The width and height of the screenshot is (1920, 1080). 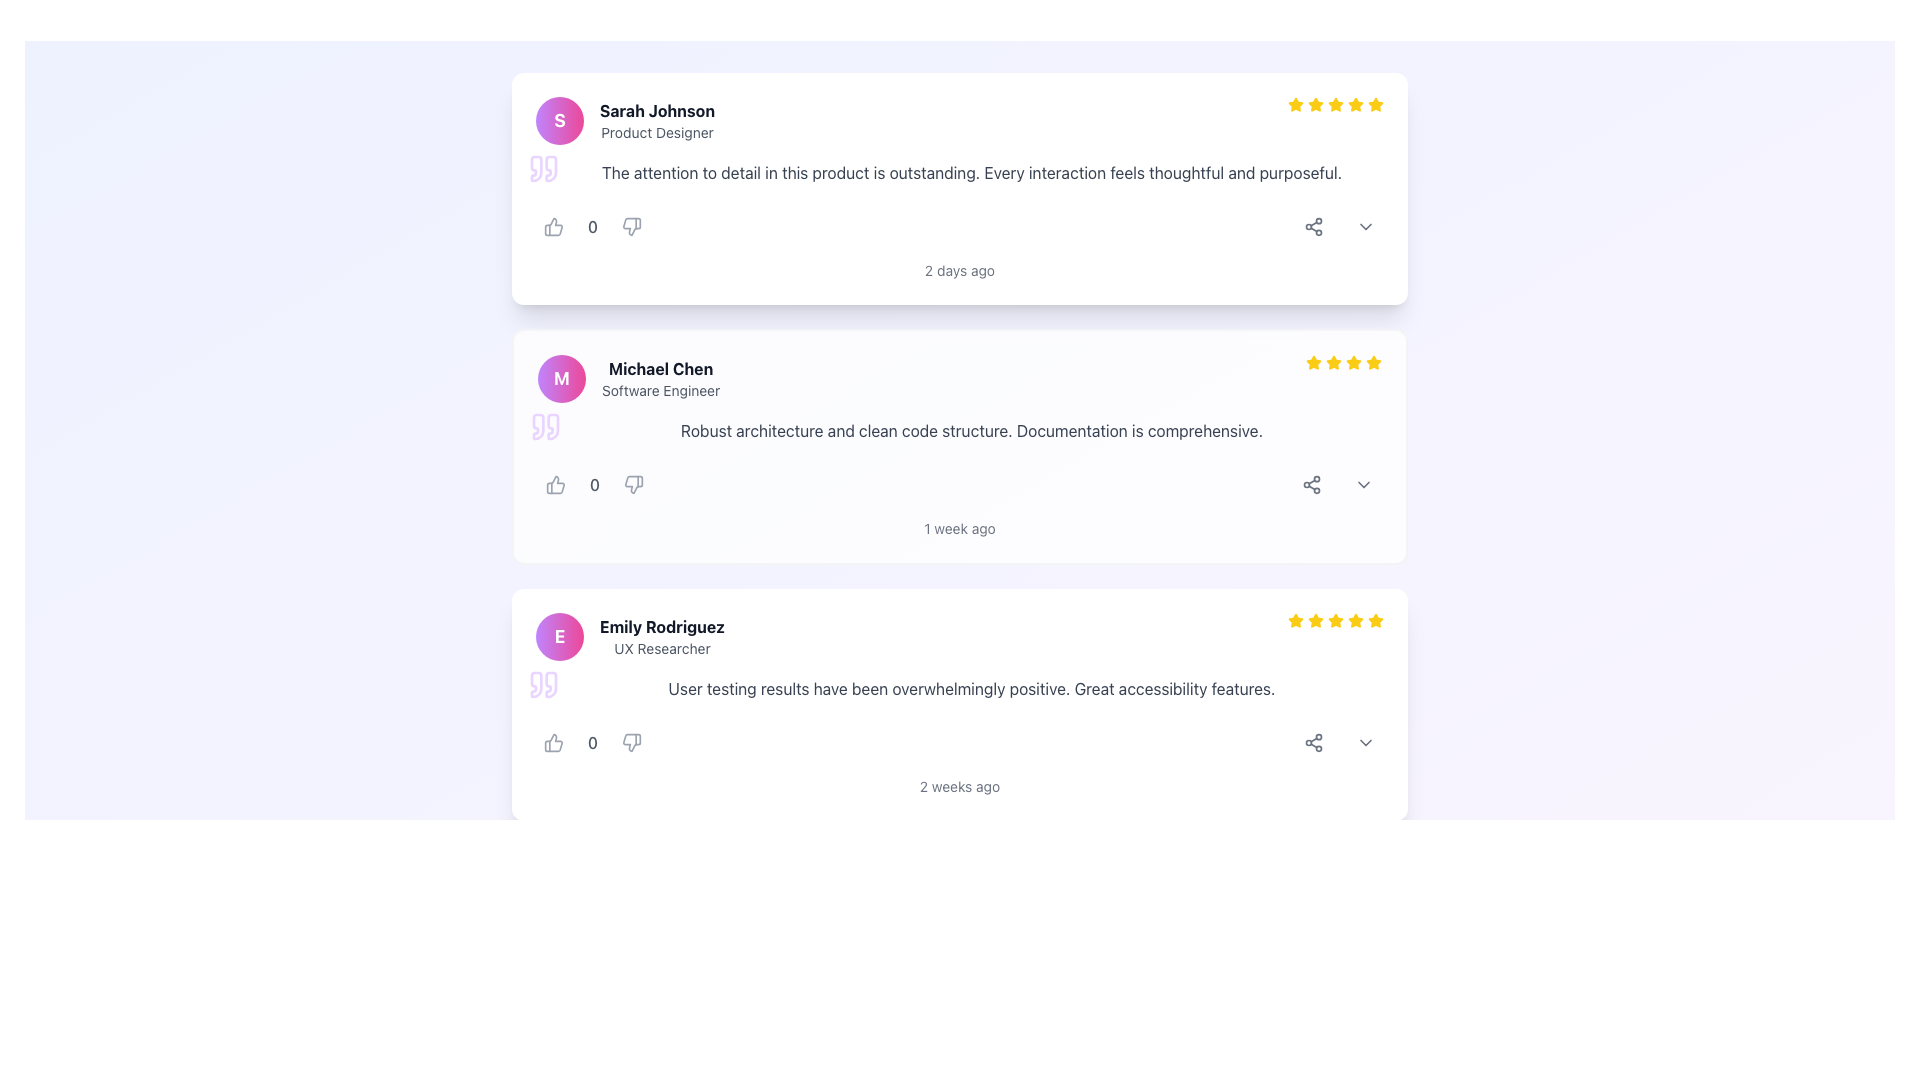 I want to click on the quotation mark icon in the bottom-most card of the vertical list layout, which is purple and thin-lined, located to the left of the user's name and avatar, so click(x=536, y=684).